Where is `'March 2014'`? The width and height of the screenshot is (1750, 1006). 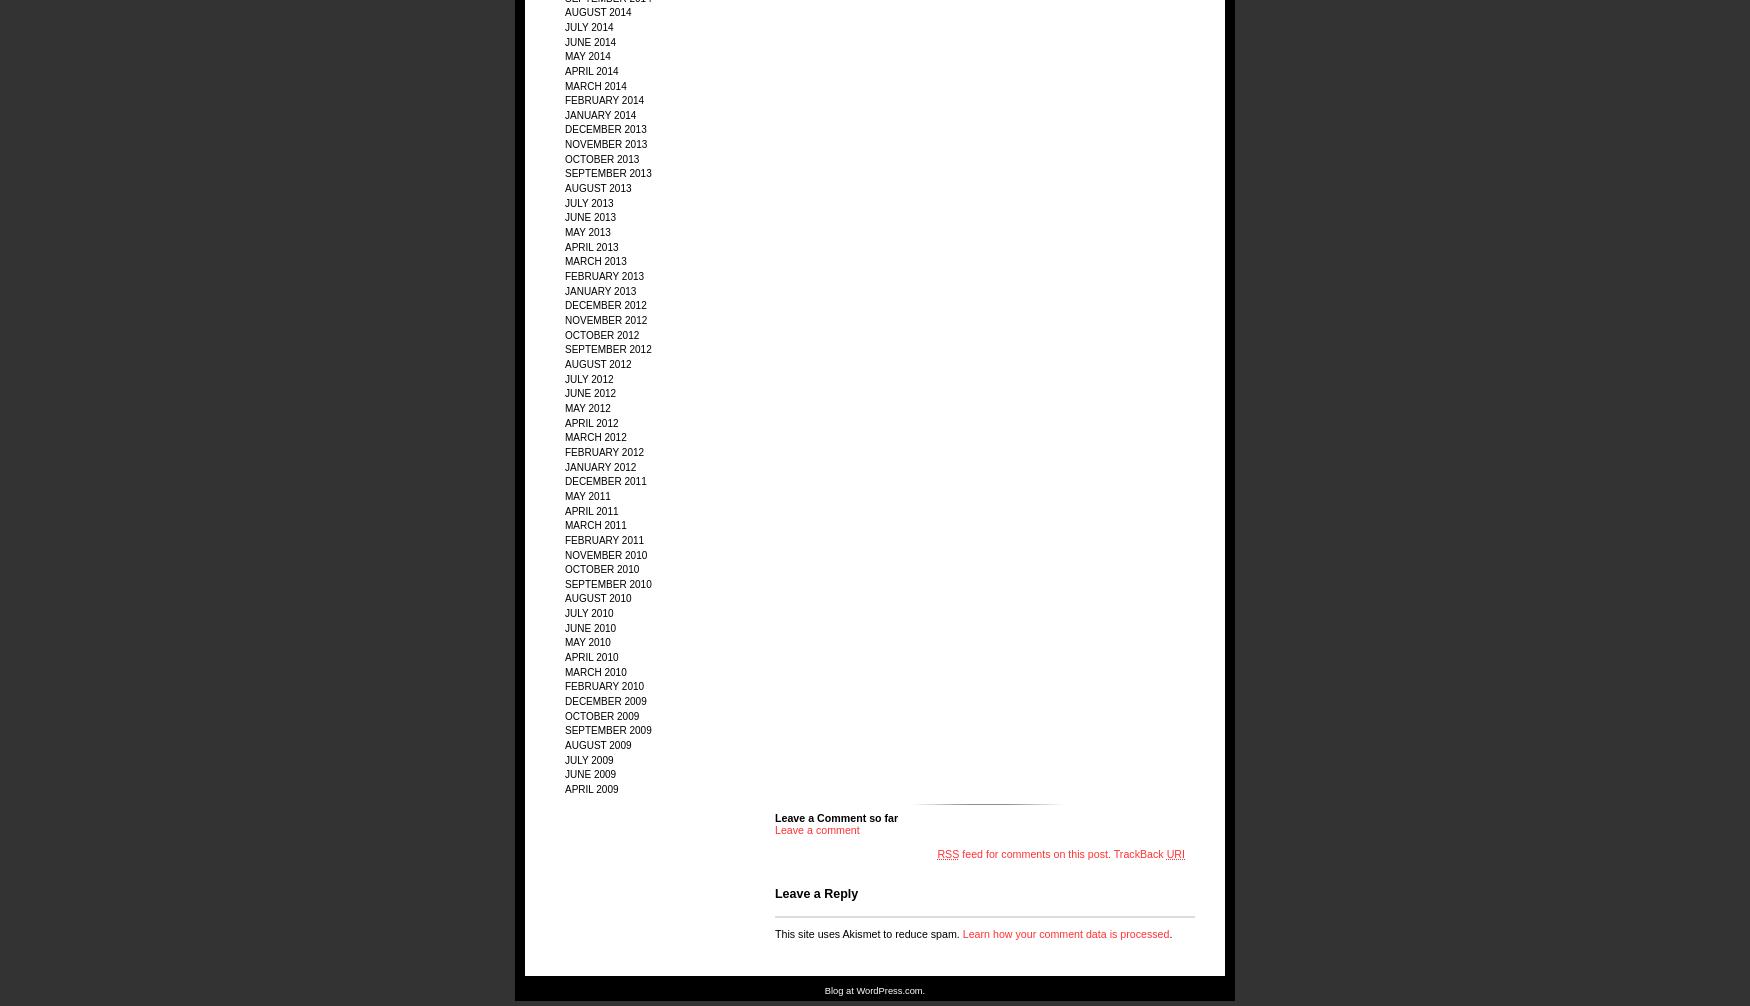
'March 2014' is located at coordinates (565, 85).